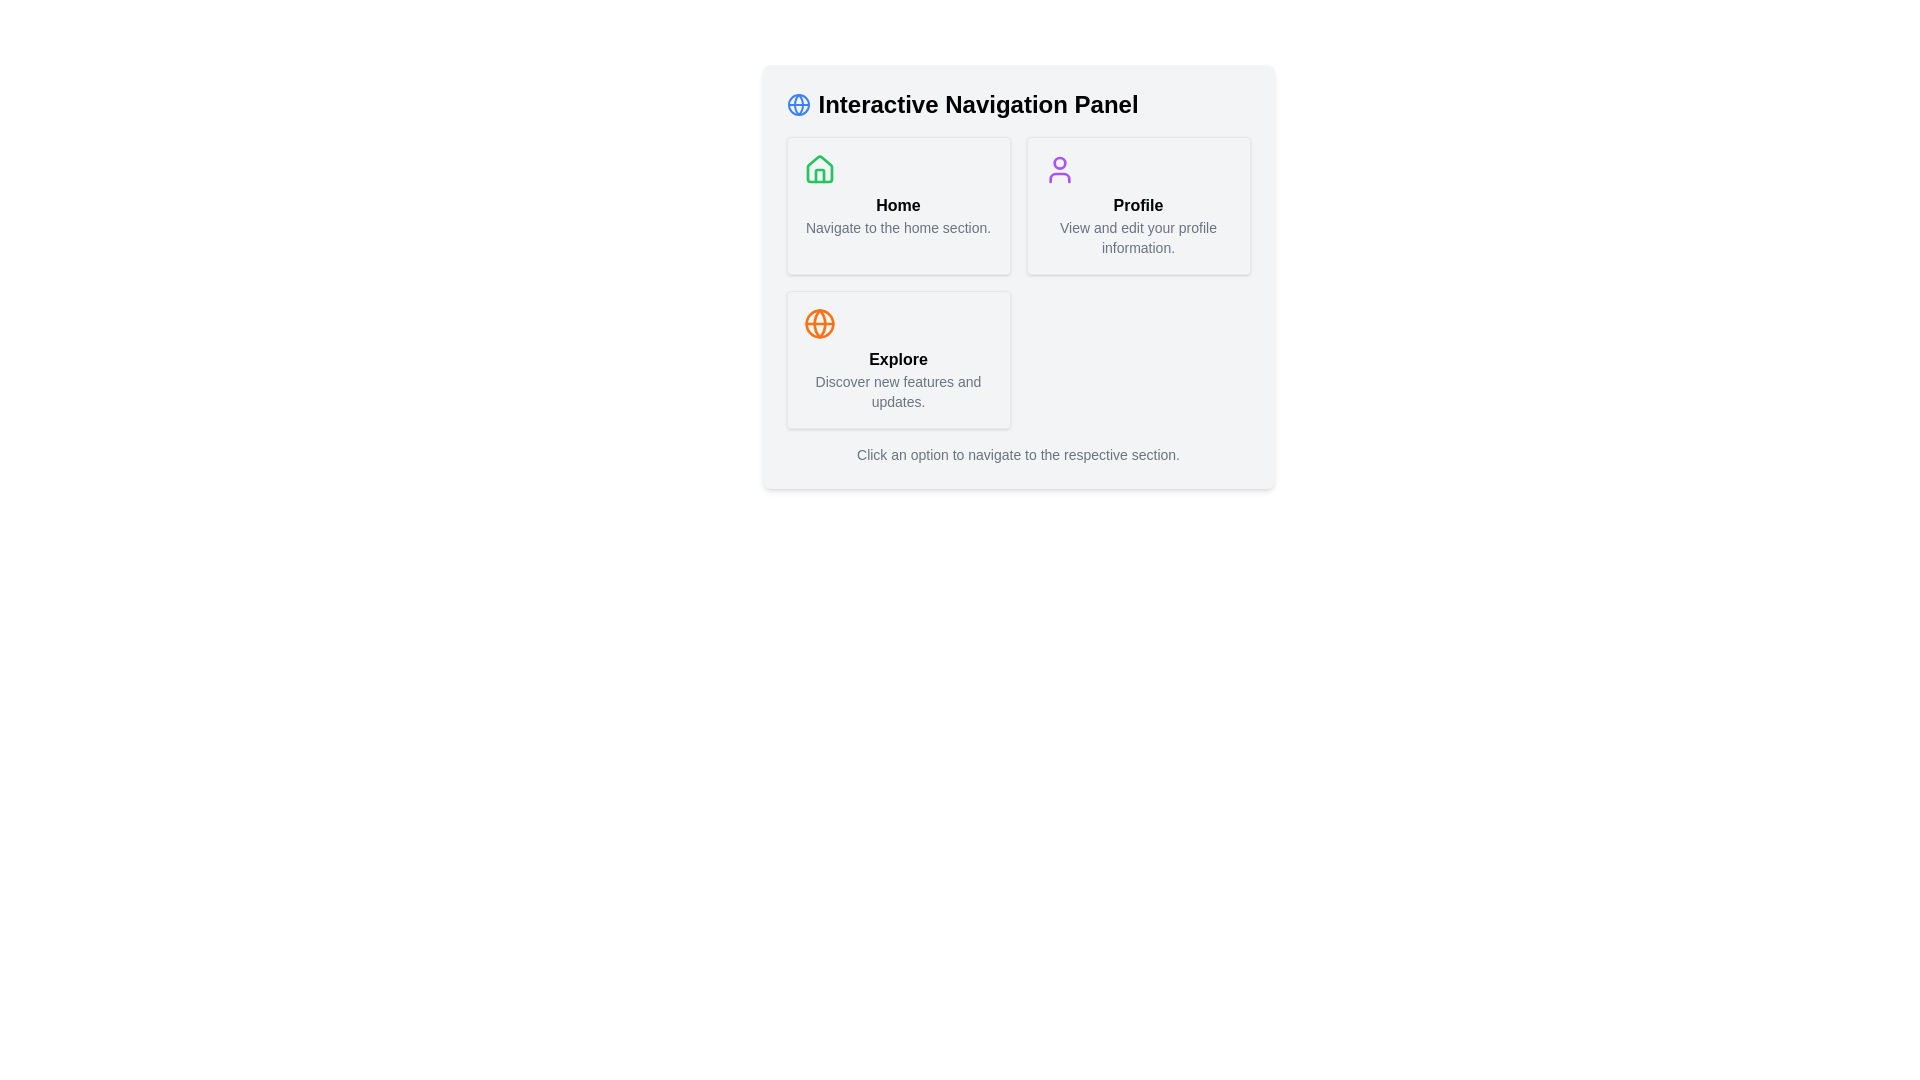 The width and height of the screenshot is (1920, 1080). What do you see at coordinates (897, 226) in the screenshot?
I see `supportive text label located below the title 'Home' within the 'Home' interactive card` at bounding box center [897, 226].